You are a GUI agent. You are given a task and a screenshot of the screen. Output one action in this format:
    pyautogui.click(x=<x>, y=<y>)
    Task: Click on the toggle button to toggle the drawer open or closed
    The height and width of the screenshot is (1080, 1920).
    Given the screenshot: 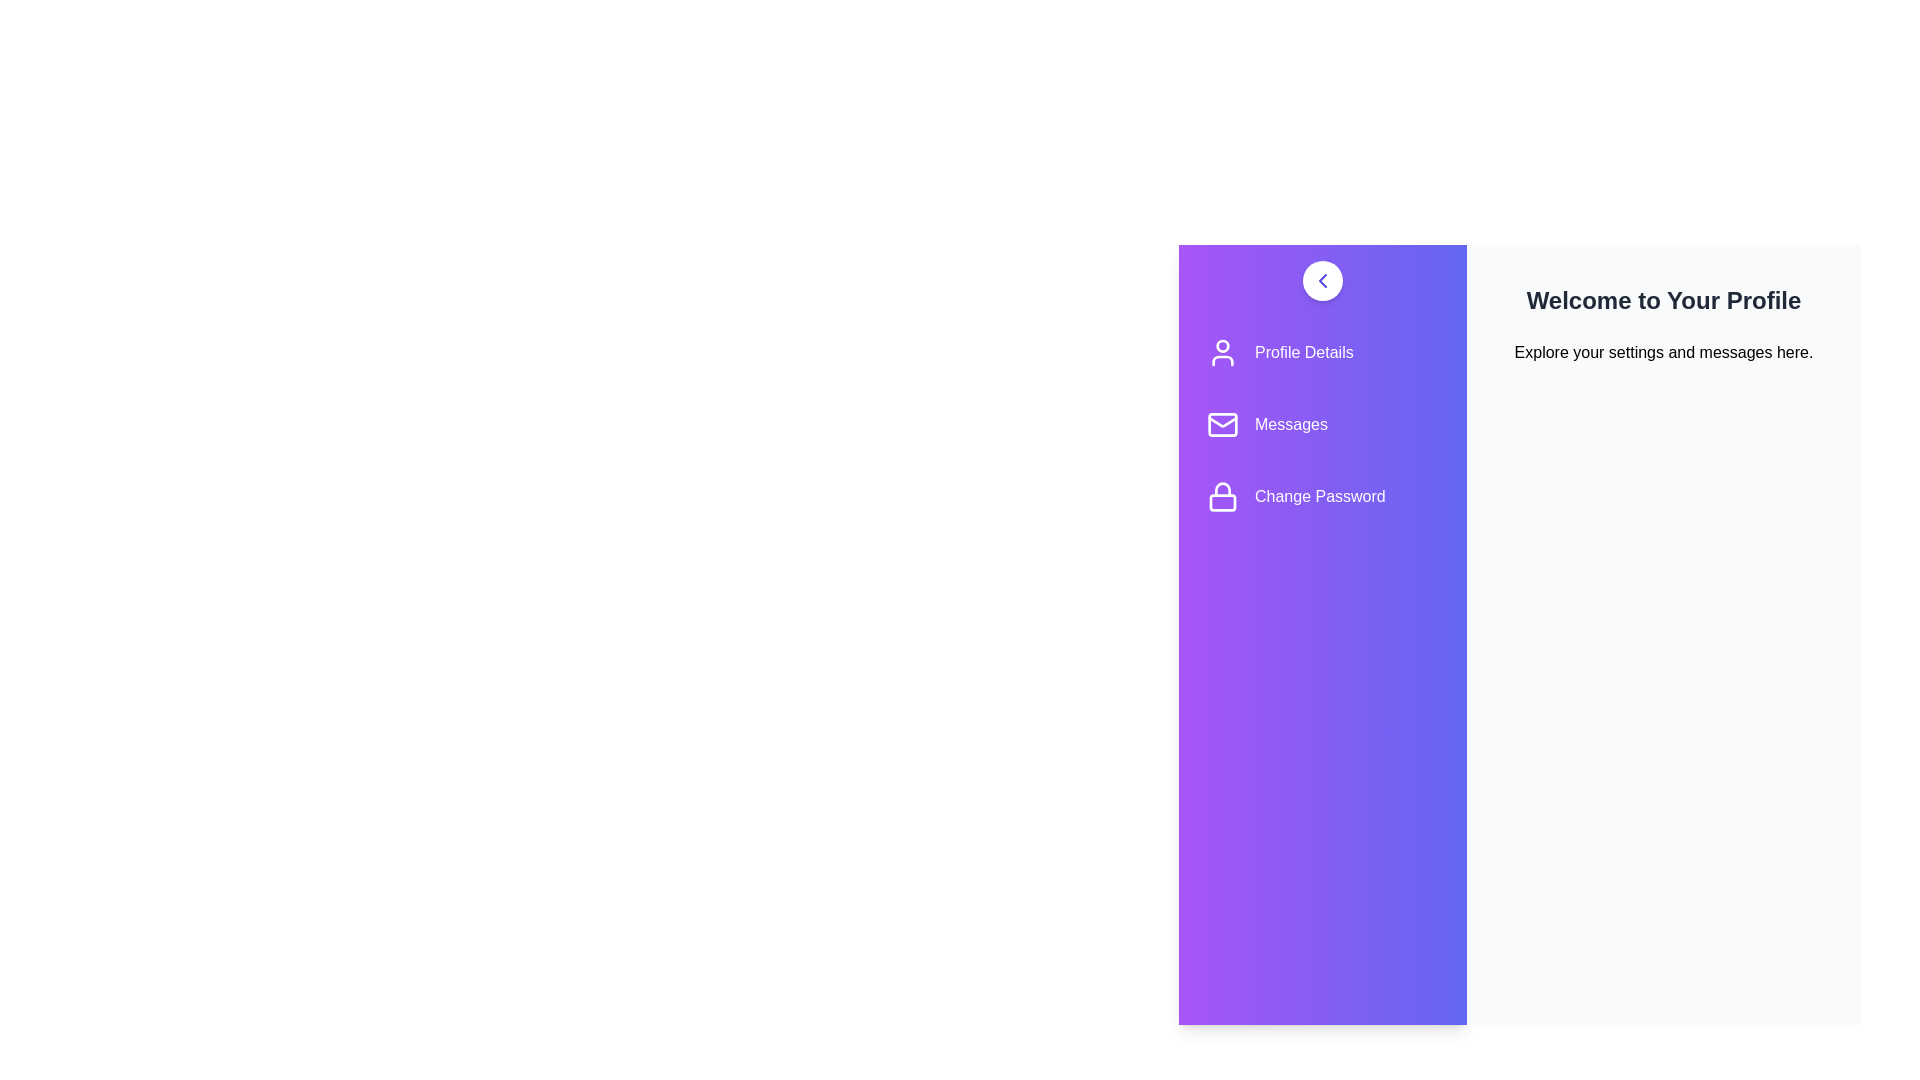 What is the action you would take?
    pyautogui.click(x=1323, y=281)
    